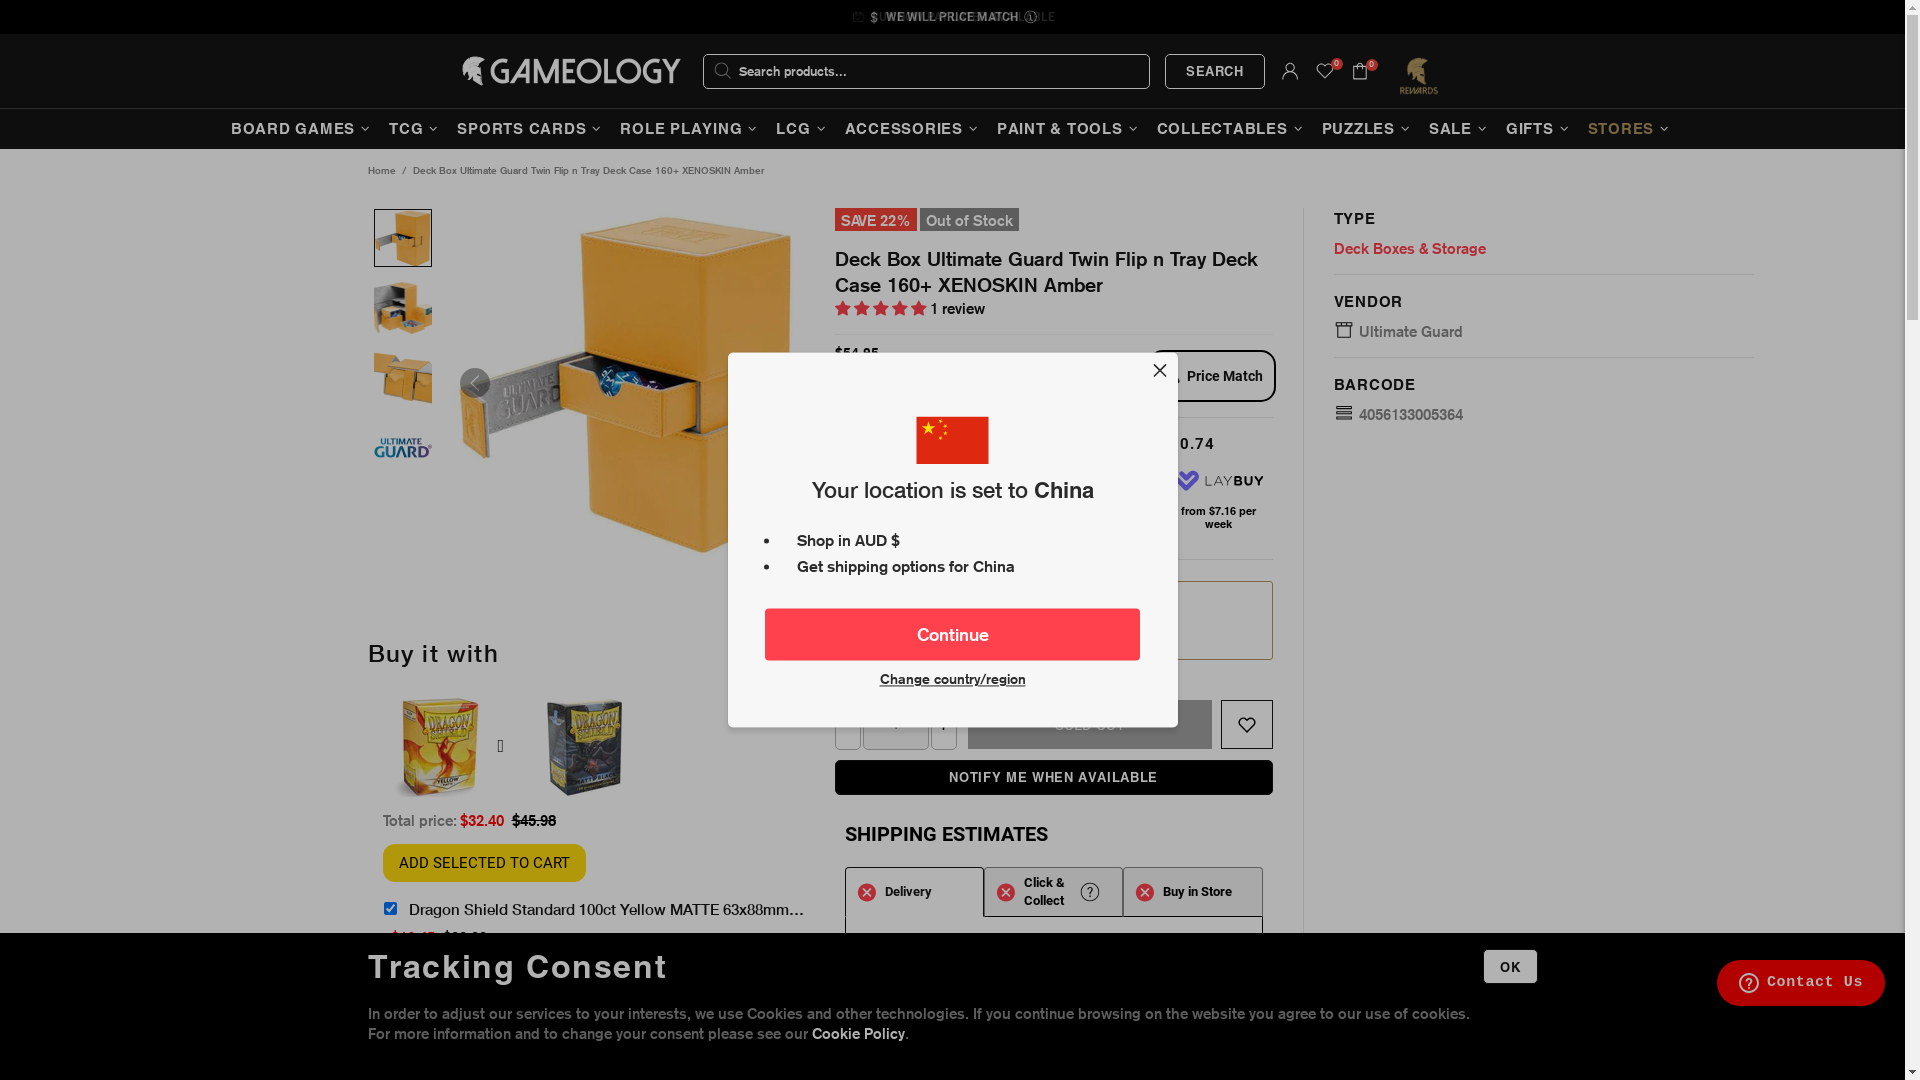  I want to click on 'ACCESSORIES', so click(912, 128).